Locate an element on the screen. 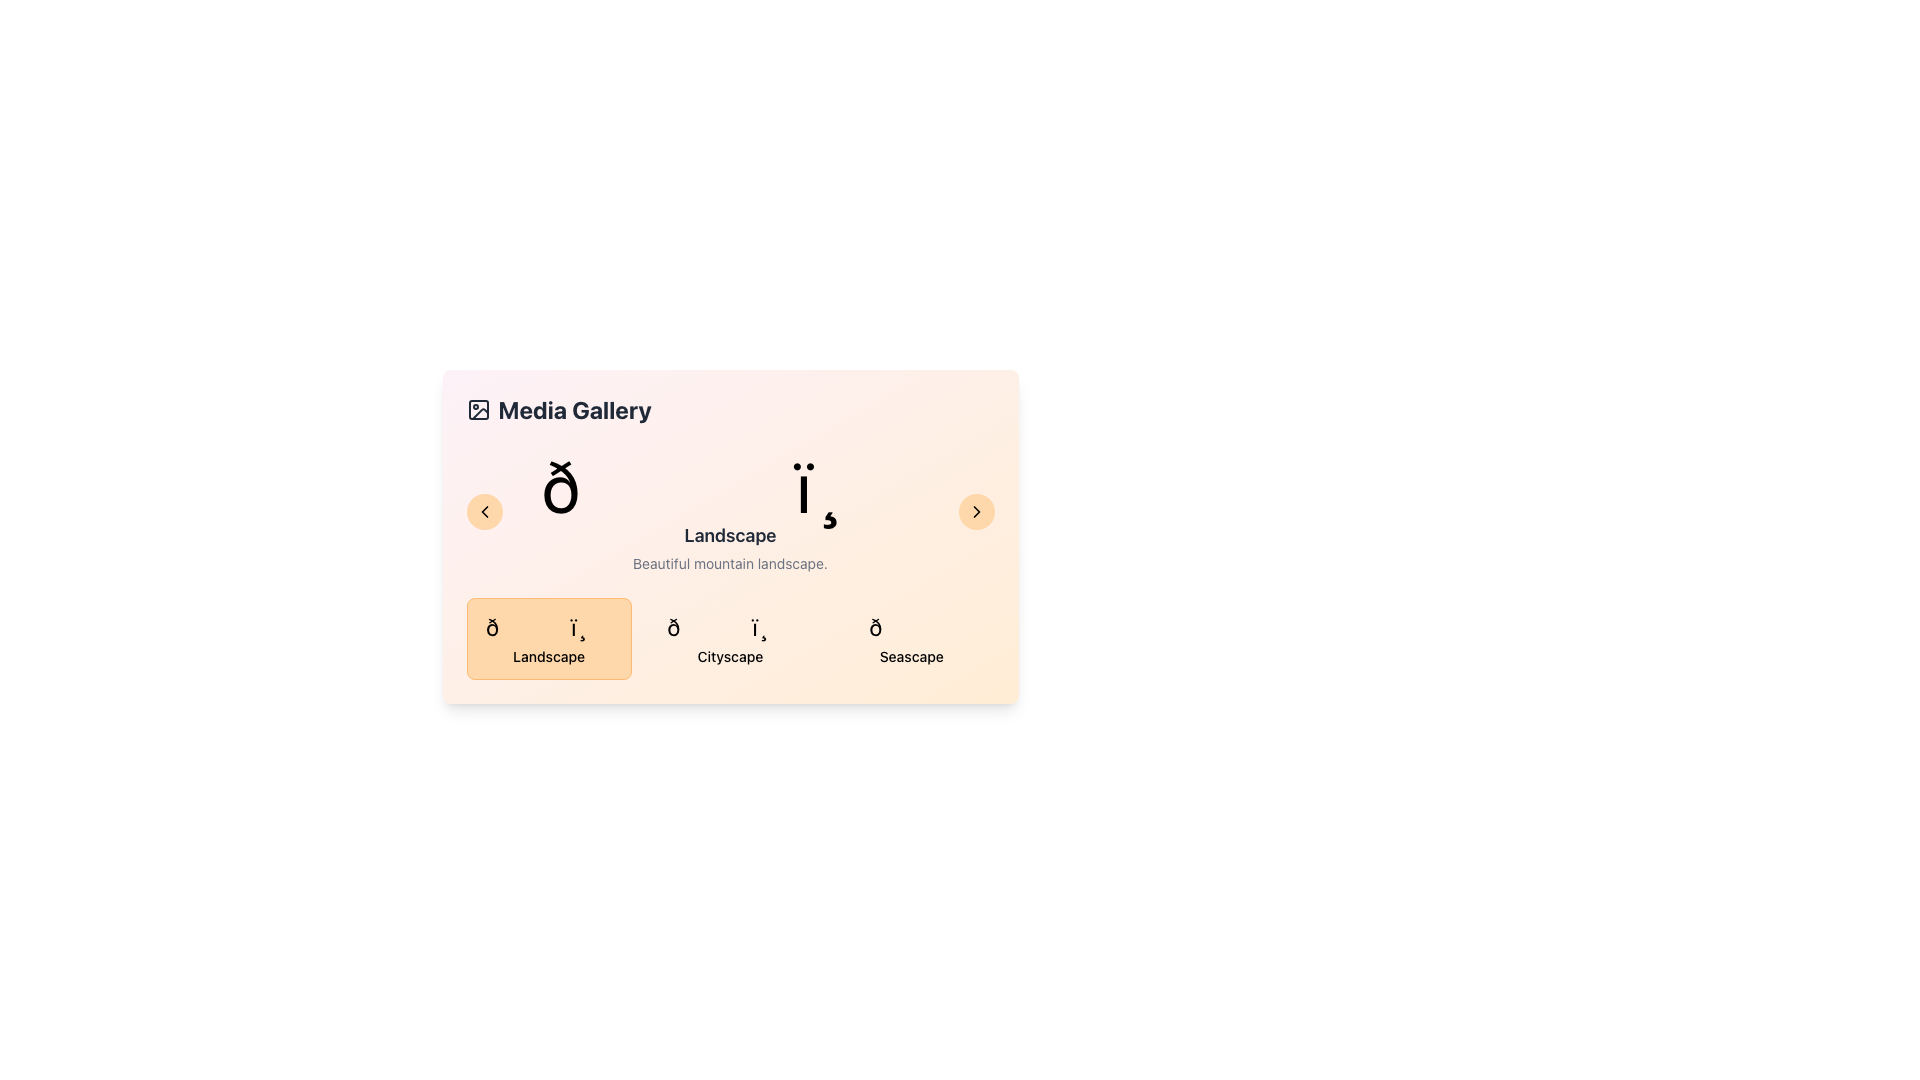 The image size is (1920, 1080). the decorative element at the top of the 'Seascape' button, which enhances the visual context of the button located in the 'Media Gallery' section is located at coordinates (910, 626).